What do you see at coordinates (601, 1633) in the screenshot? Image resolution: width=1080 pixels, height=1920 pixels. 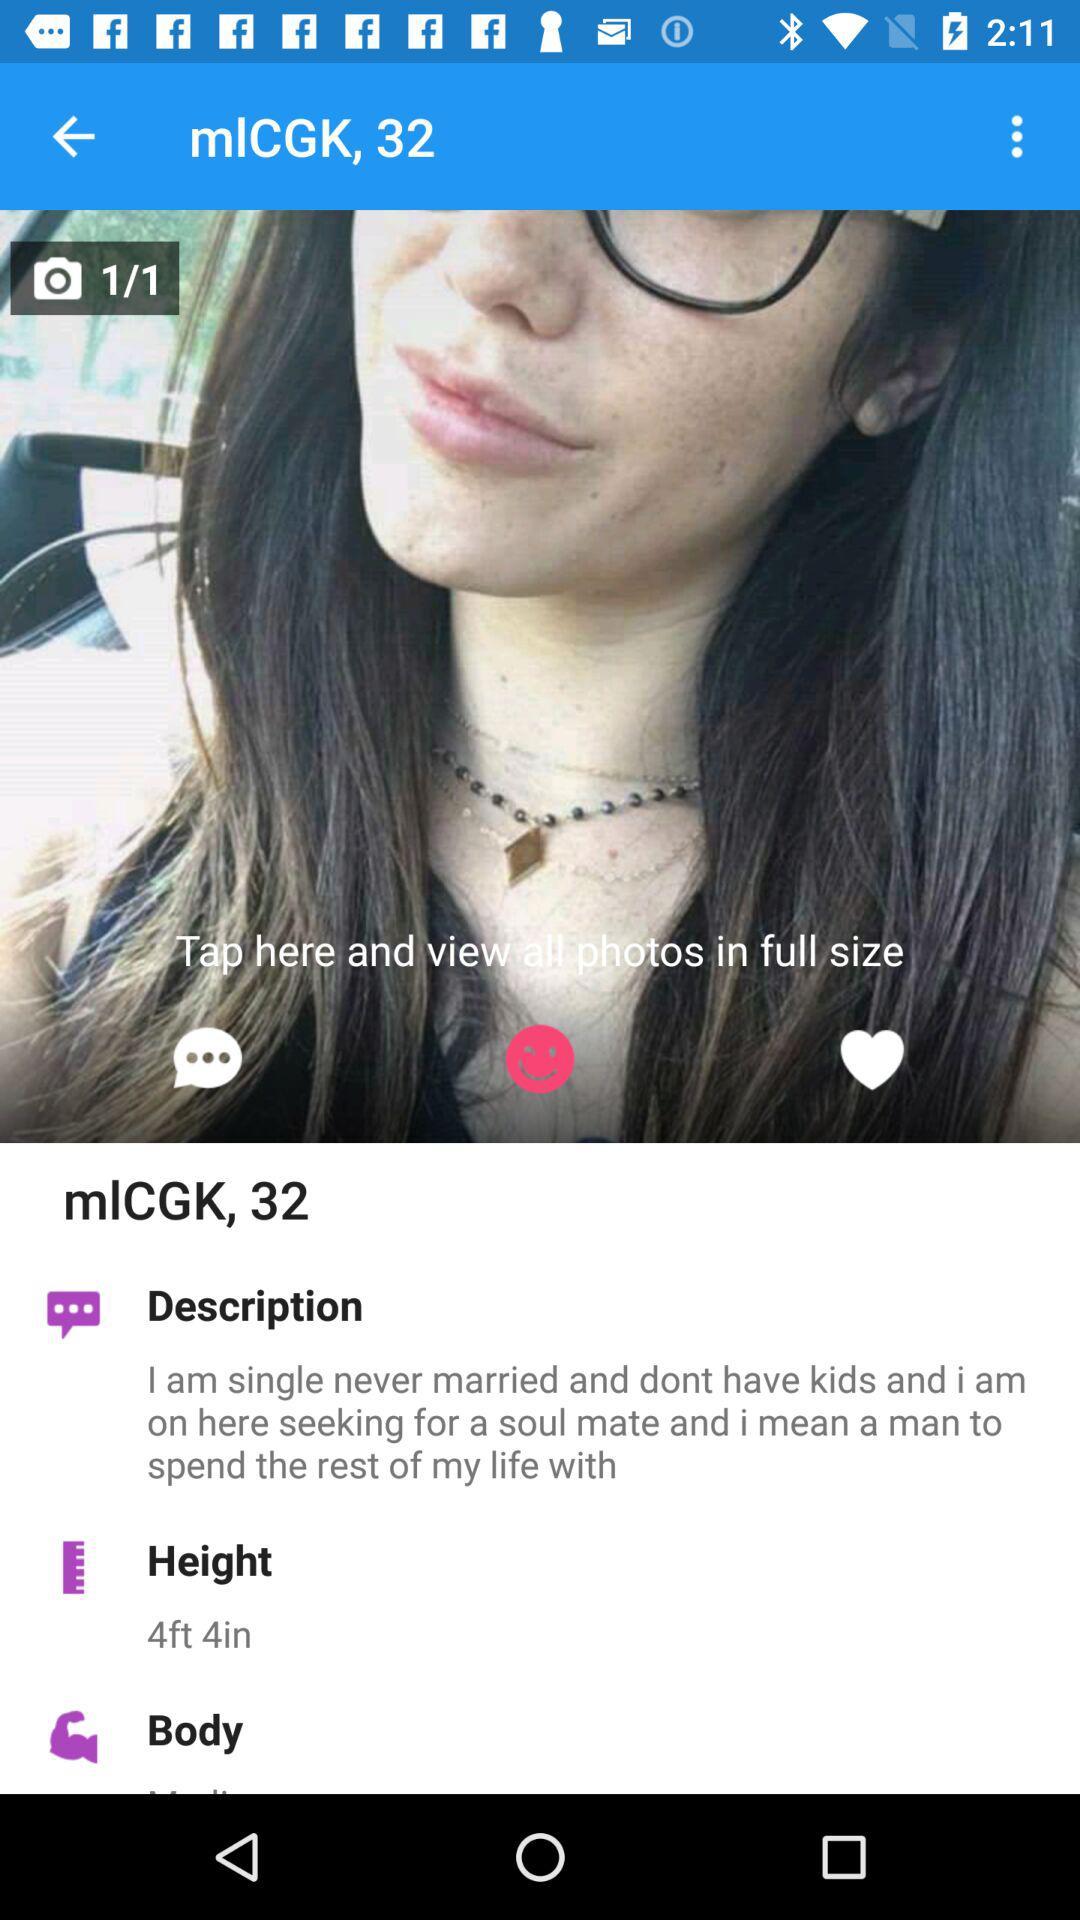 I see `the 4ft 4in icon` at bounding box center [601, 1633].